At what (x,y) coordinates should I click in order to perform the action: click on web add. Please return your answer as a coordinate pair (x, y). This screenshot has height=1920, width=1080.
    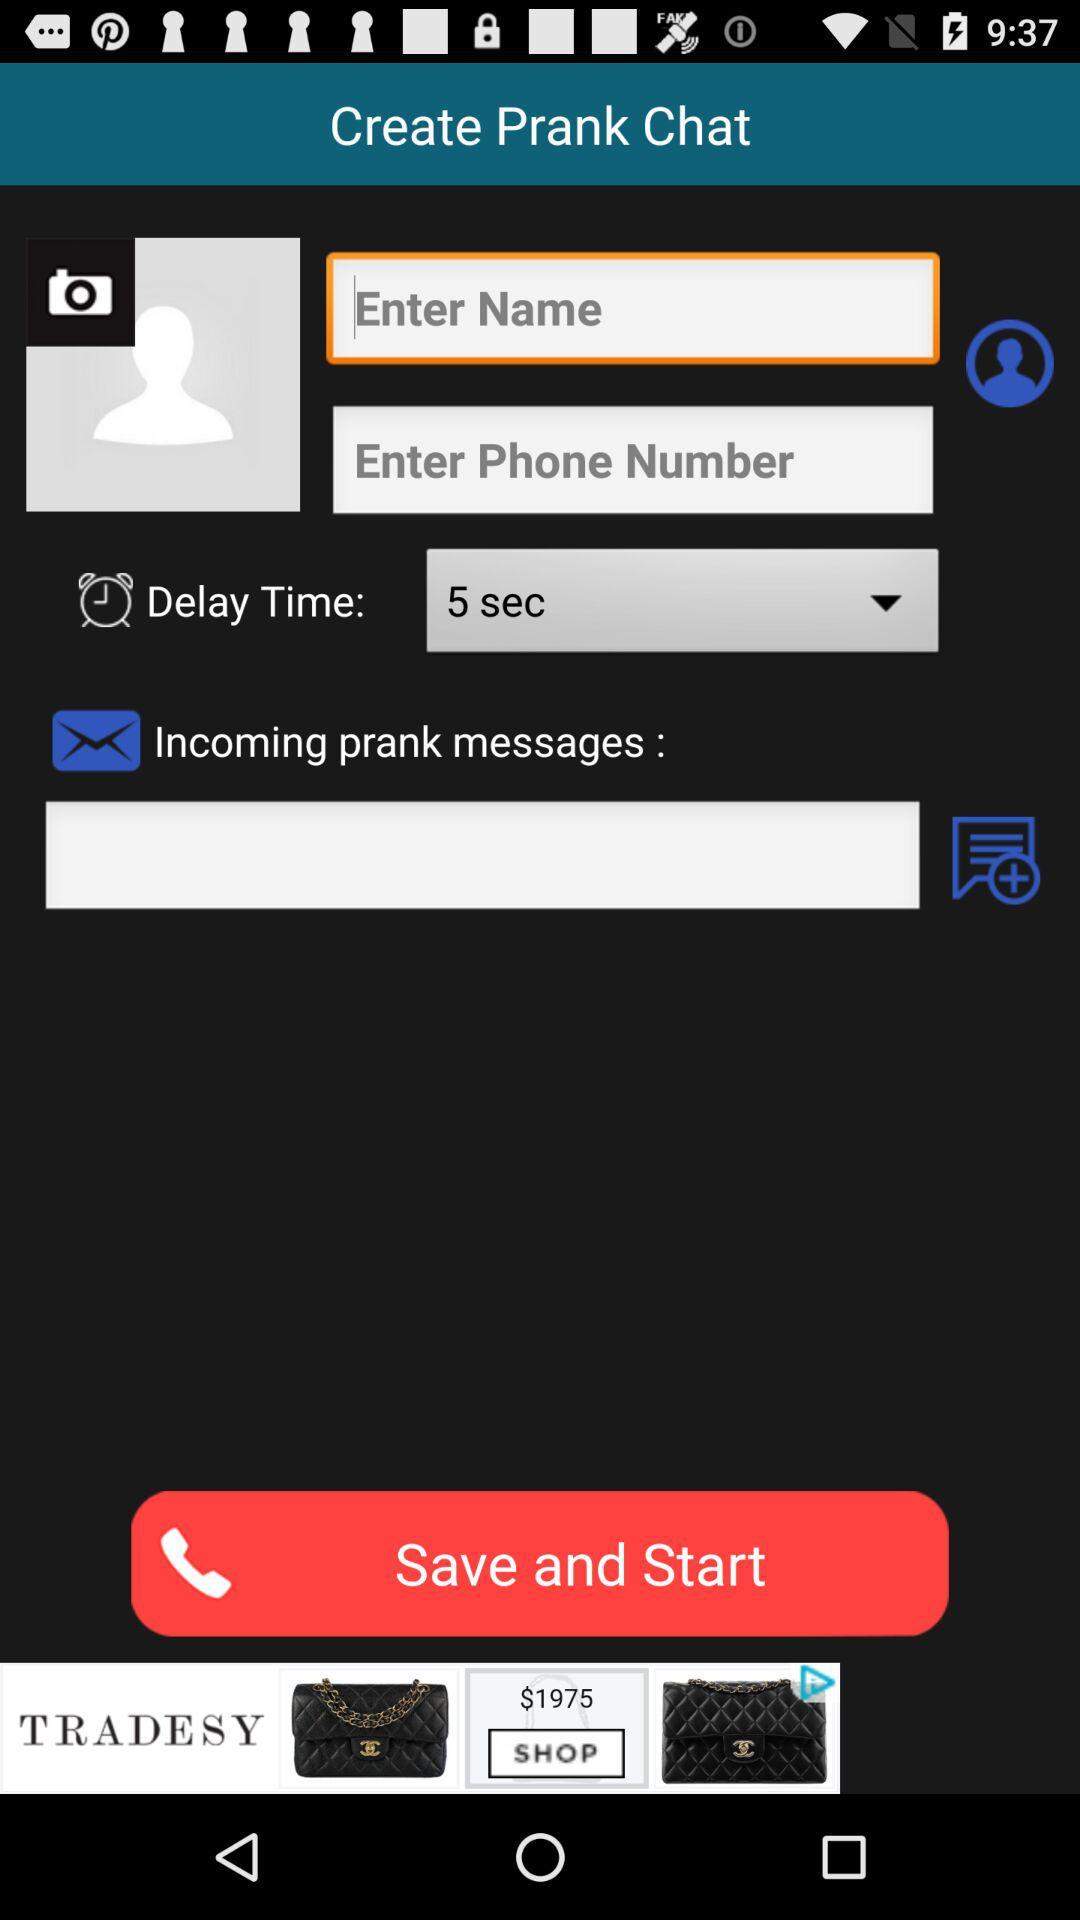
    Looking at the image, I should click on (419, 1727).